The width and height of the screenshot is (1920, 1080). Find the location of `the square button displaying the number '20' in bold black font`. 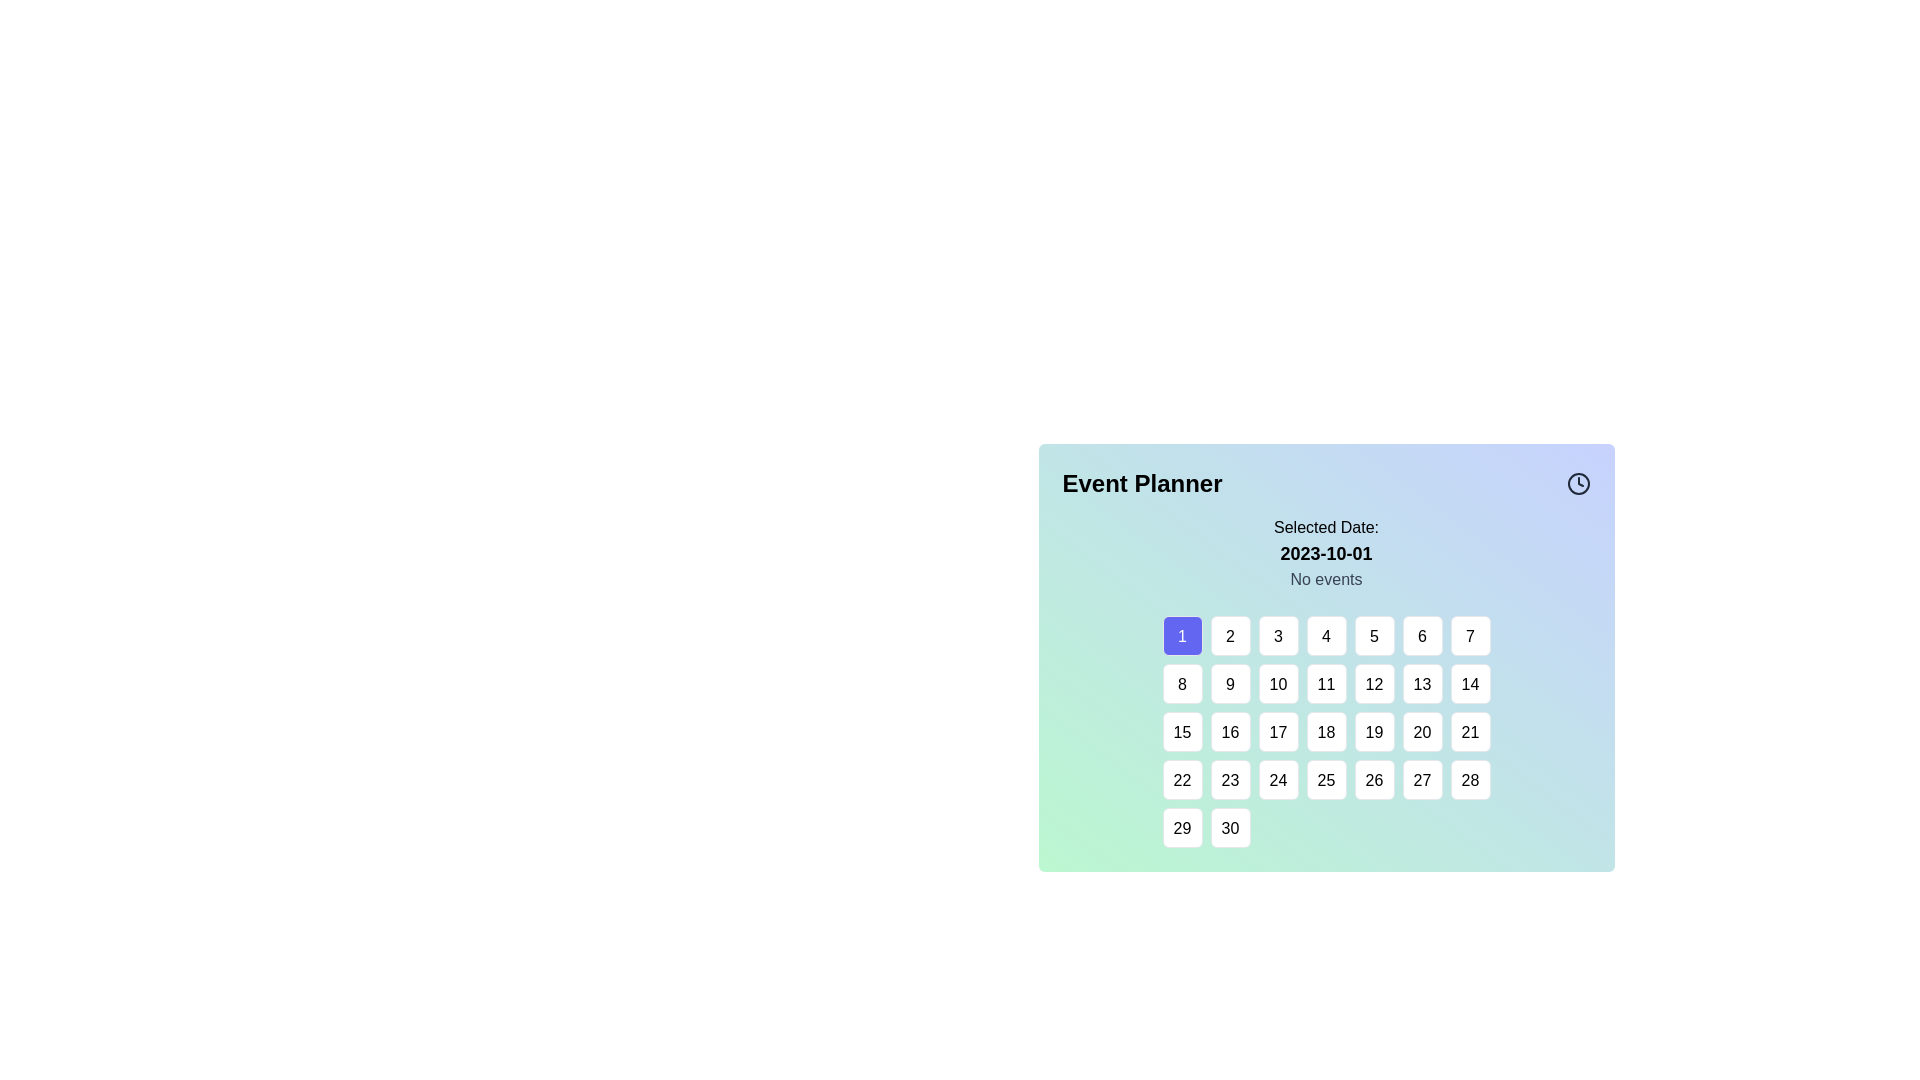

the square button displaying the number '20' in bold black font is located at coordinates (1421, 732).